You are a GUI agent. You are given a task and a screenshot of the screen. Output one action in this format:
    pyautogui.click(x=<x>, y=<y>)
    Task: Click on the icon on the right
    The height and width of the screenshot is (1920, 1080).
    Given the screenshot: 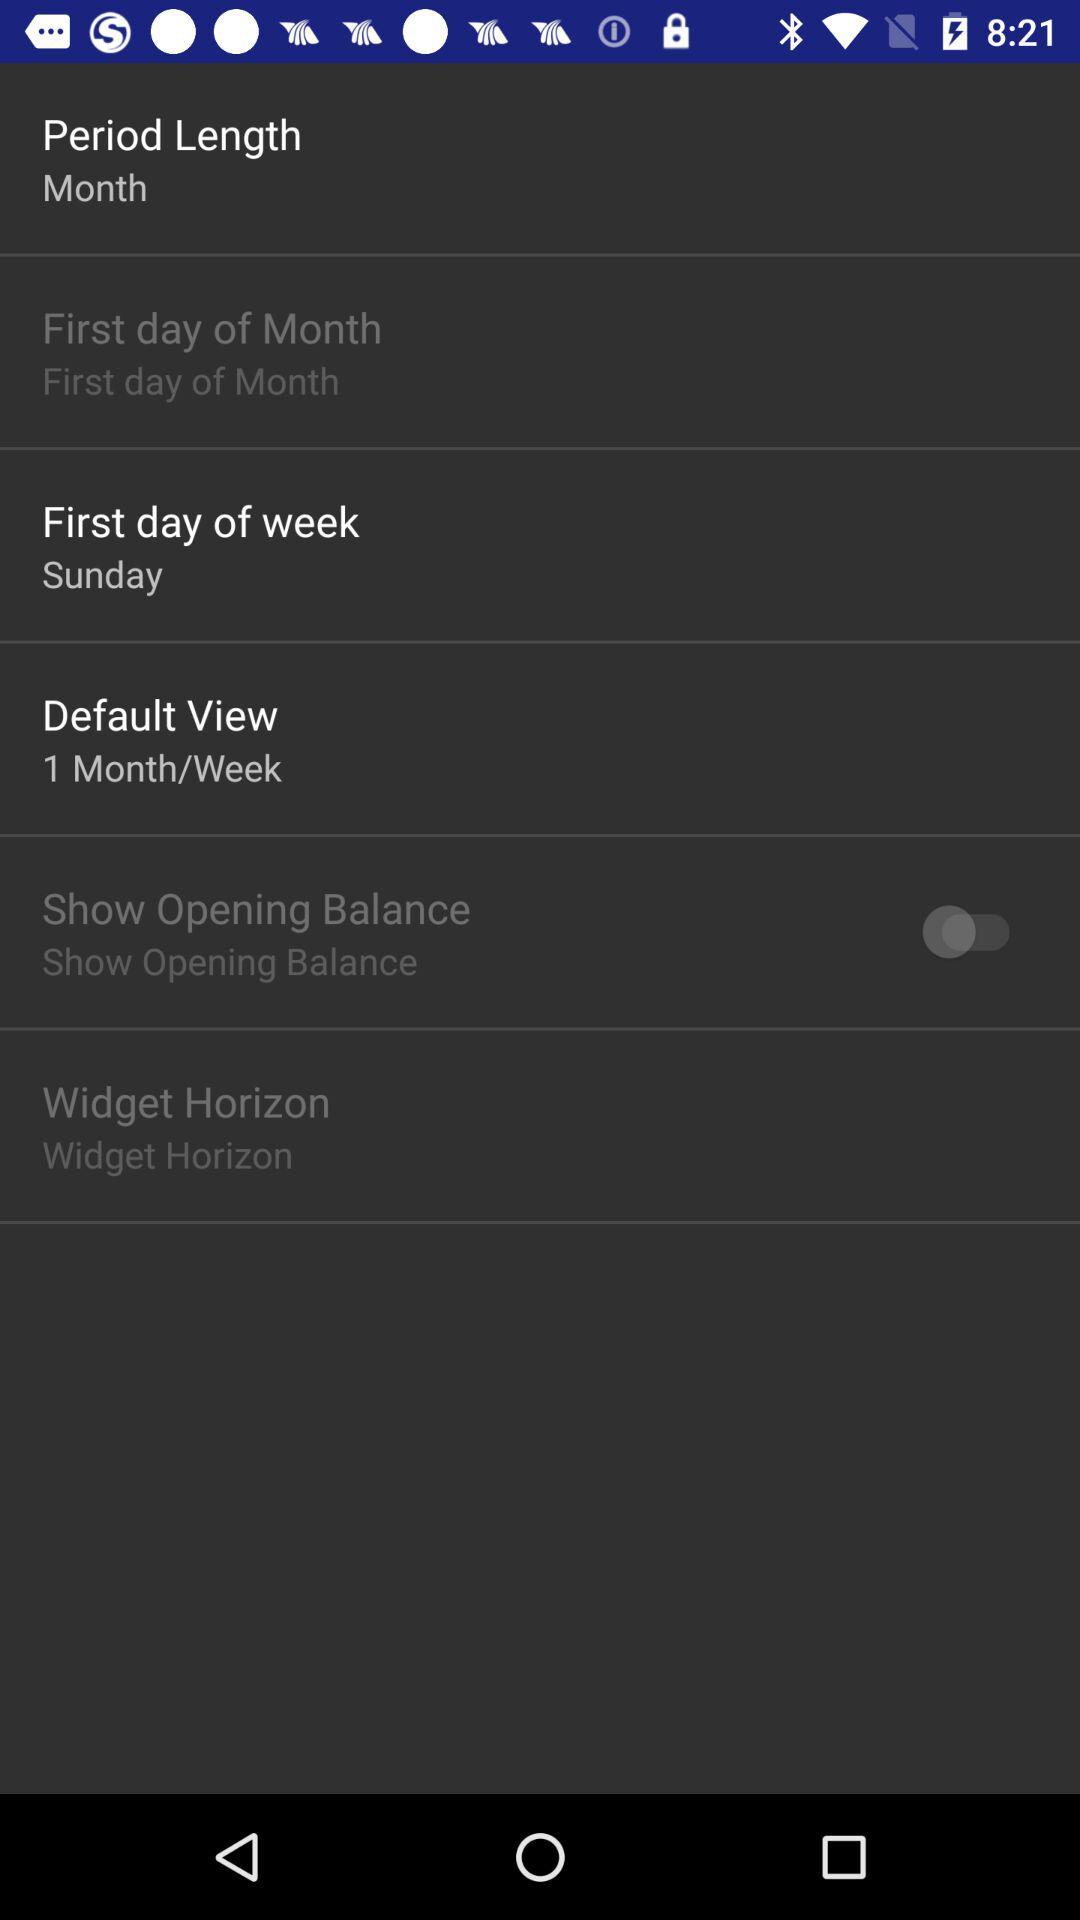 What is the action you would take?
    pyautogui.click(x=974, y=930)
    